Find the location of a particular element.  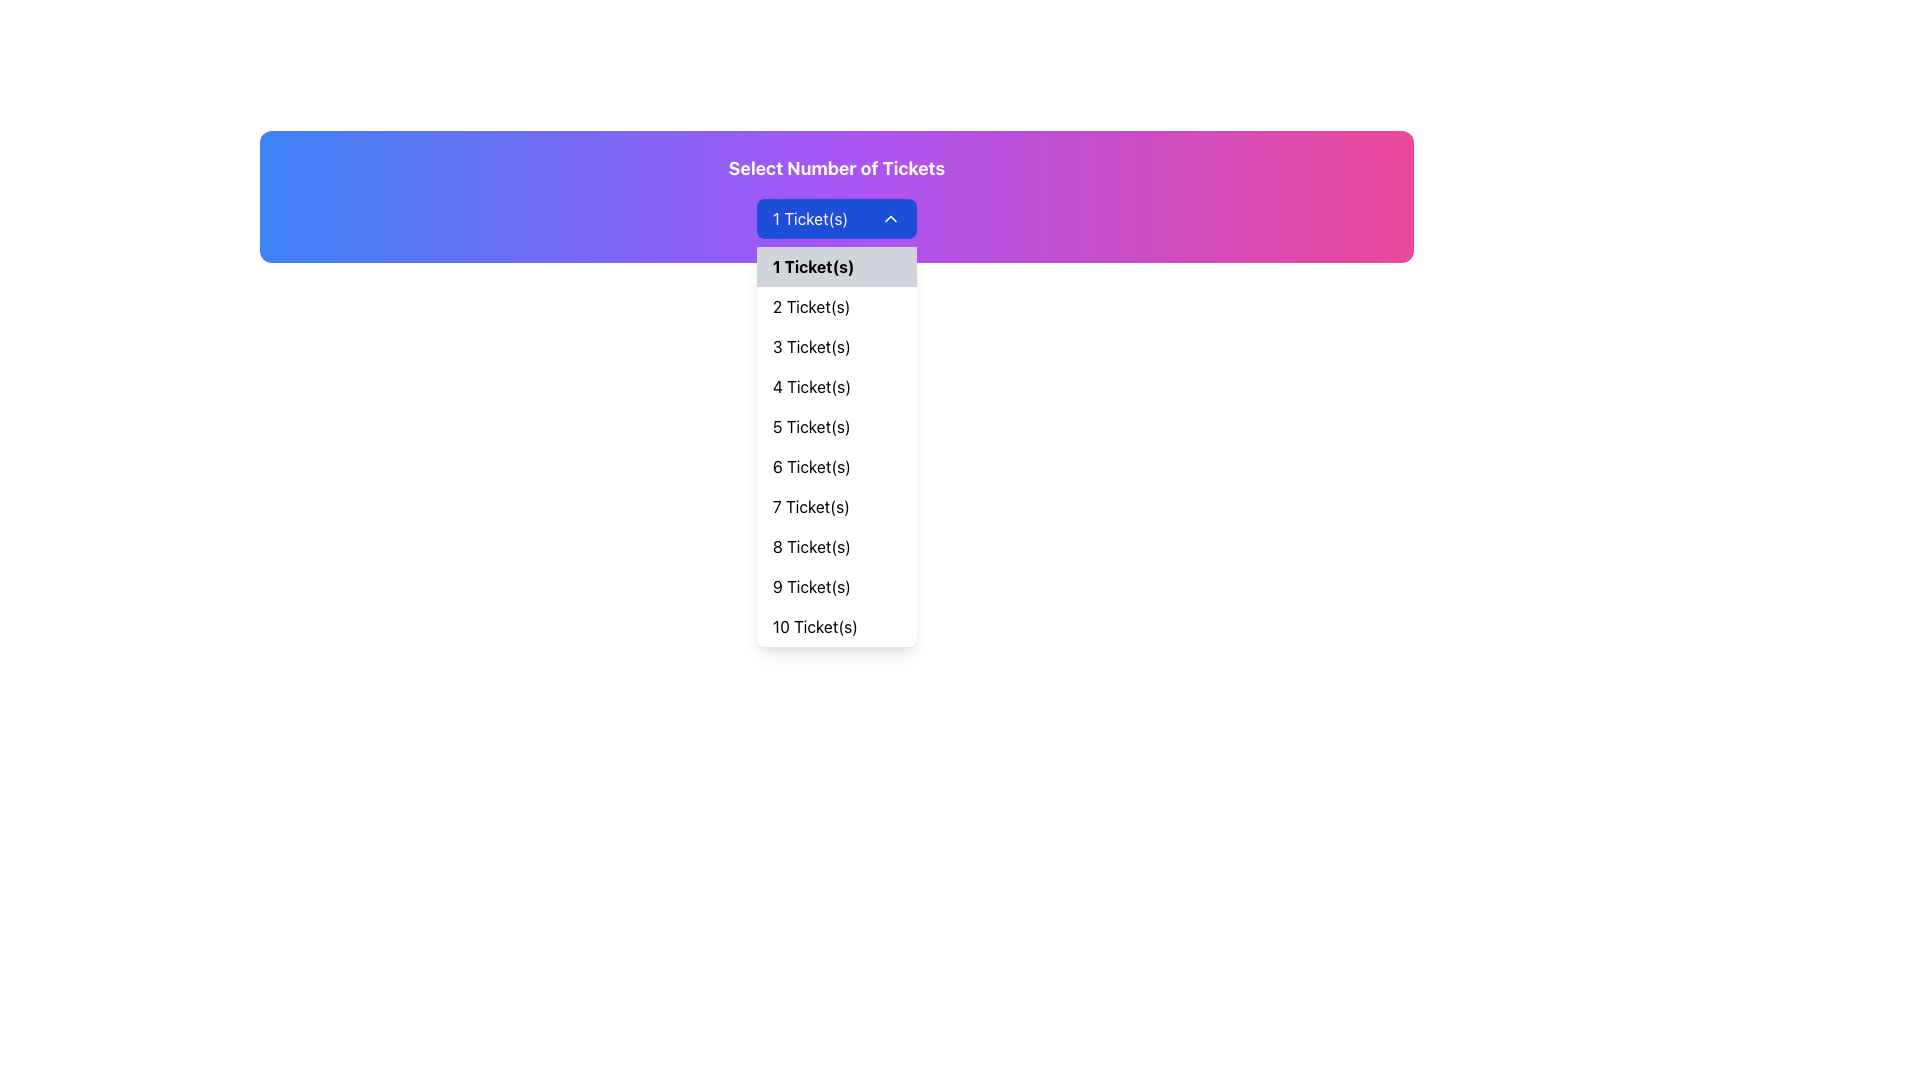

the dropdown option displaying '6 Ticket(s)', which is the 6th item in the dropdown list is located at coordinates (836, 466).